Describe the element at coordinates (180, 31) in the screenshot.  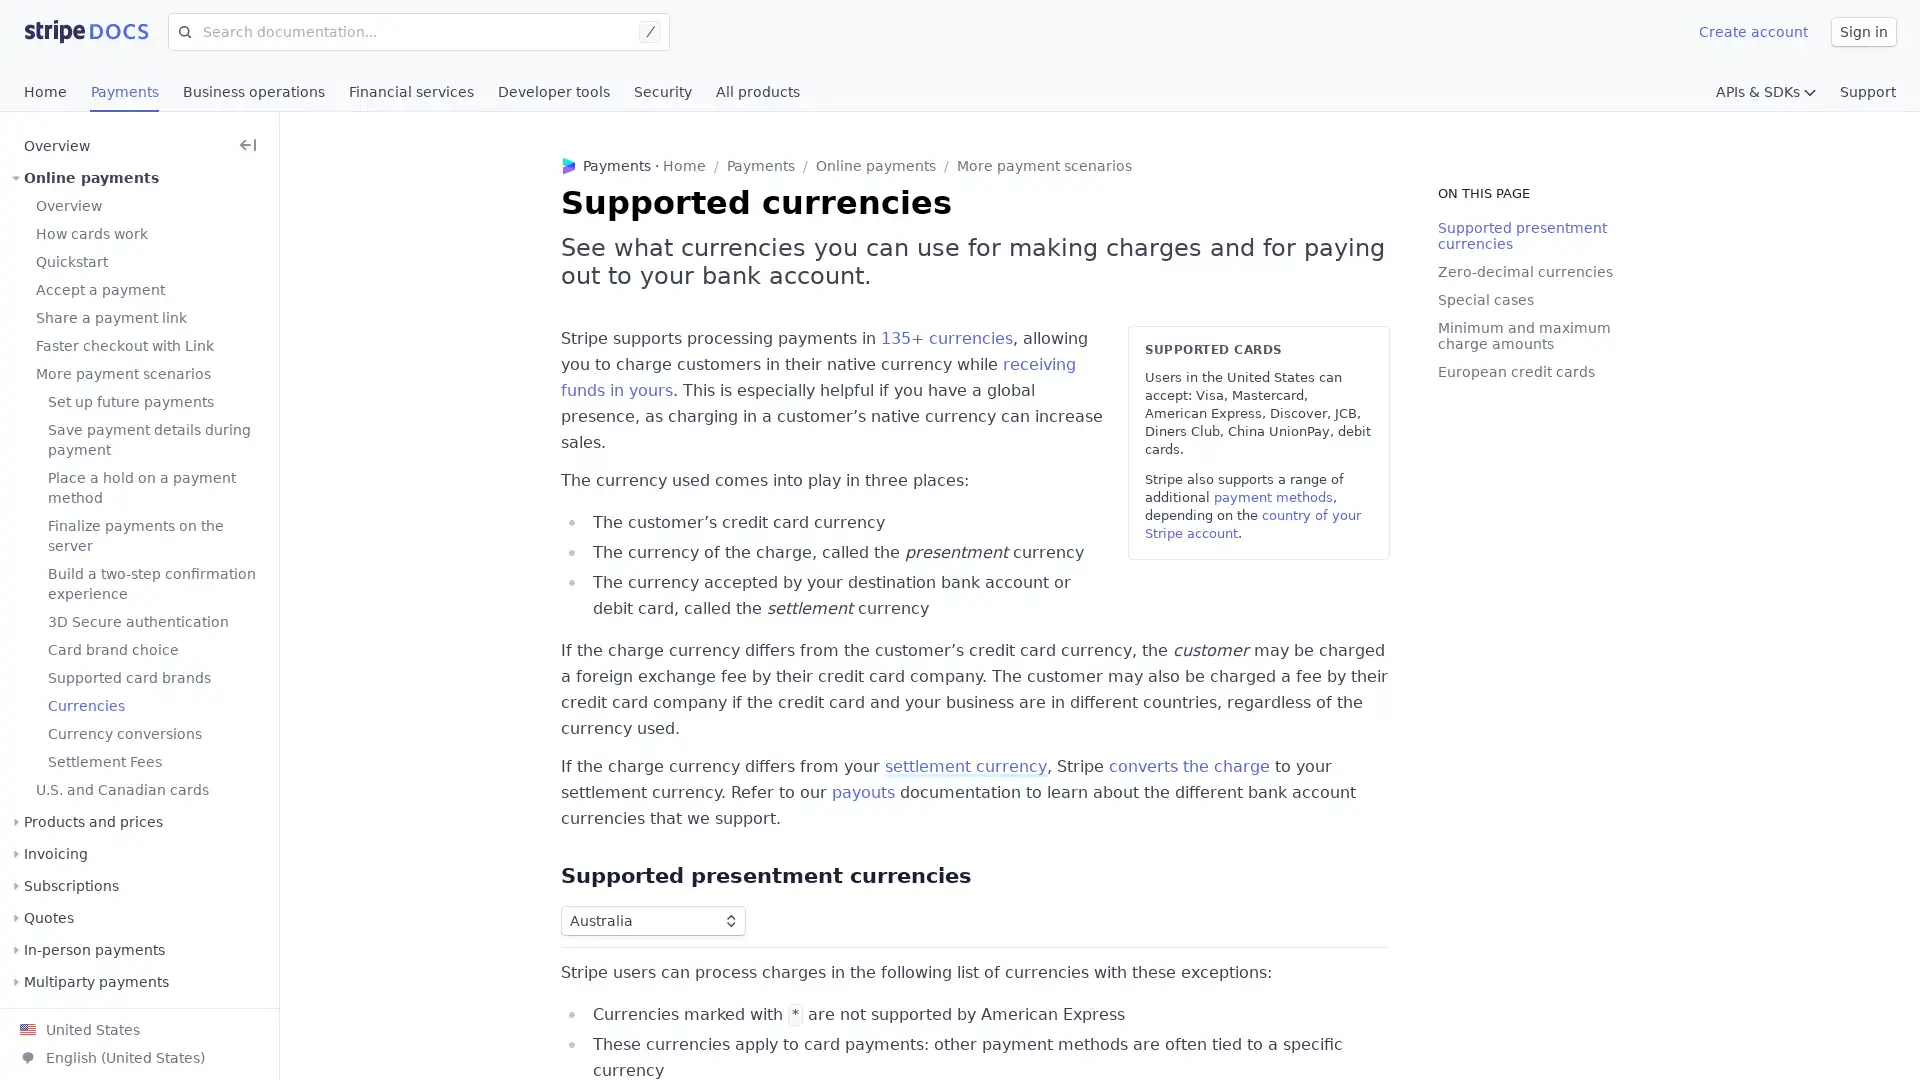
I see `Search for` at that location.